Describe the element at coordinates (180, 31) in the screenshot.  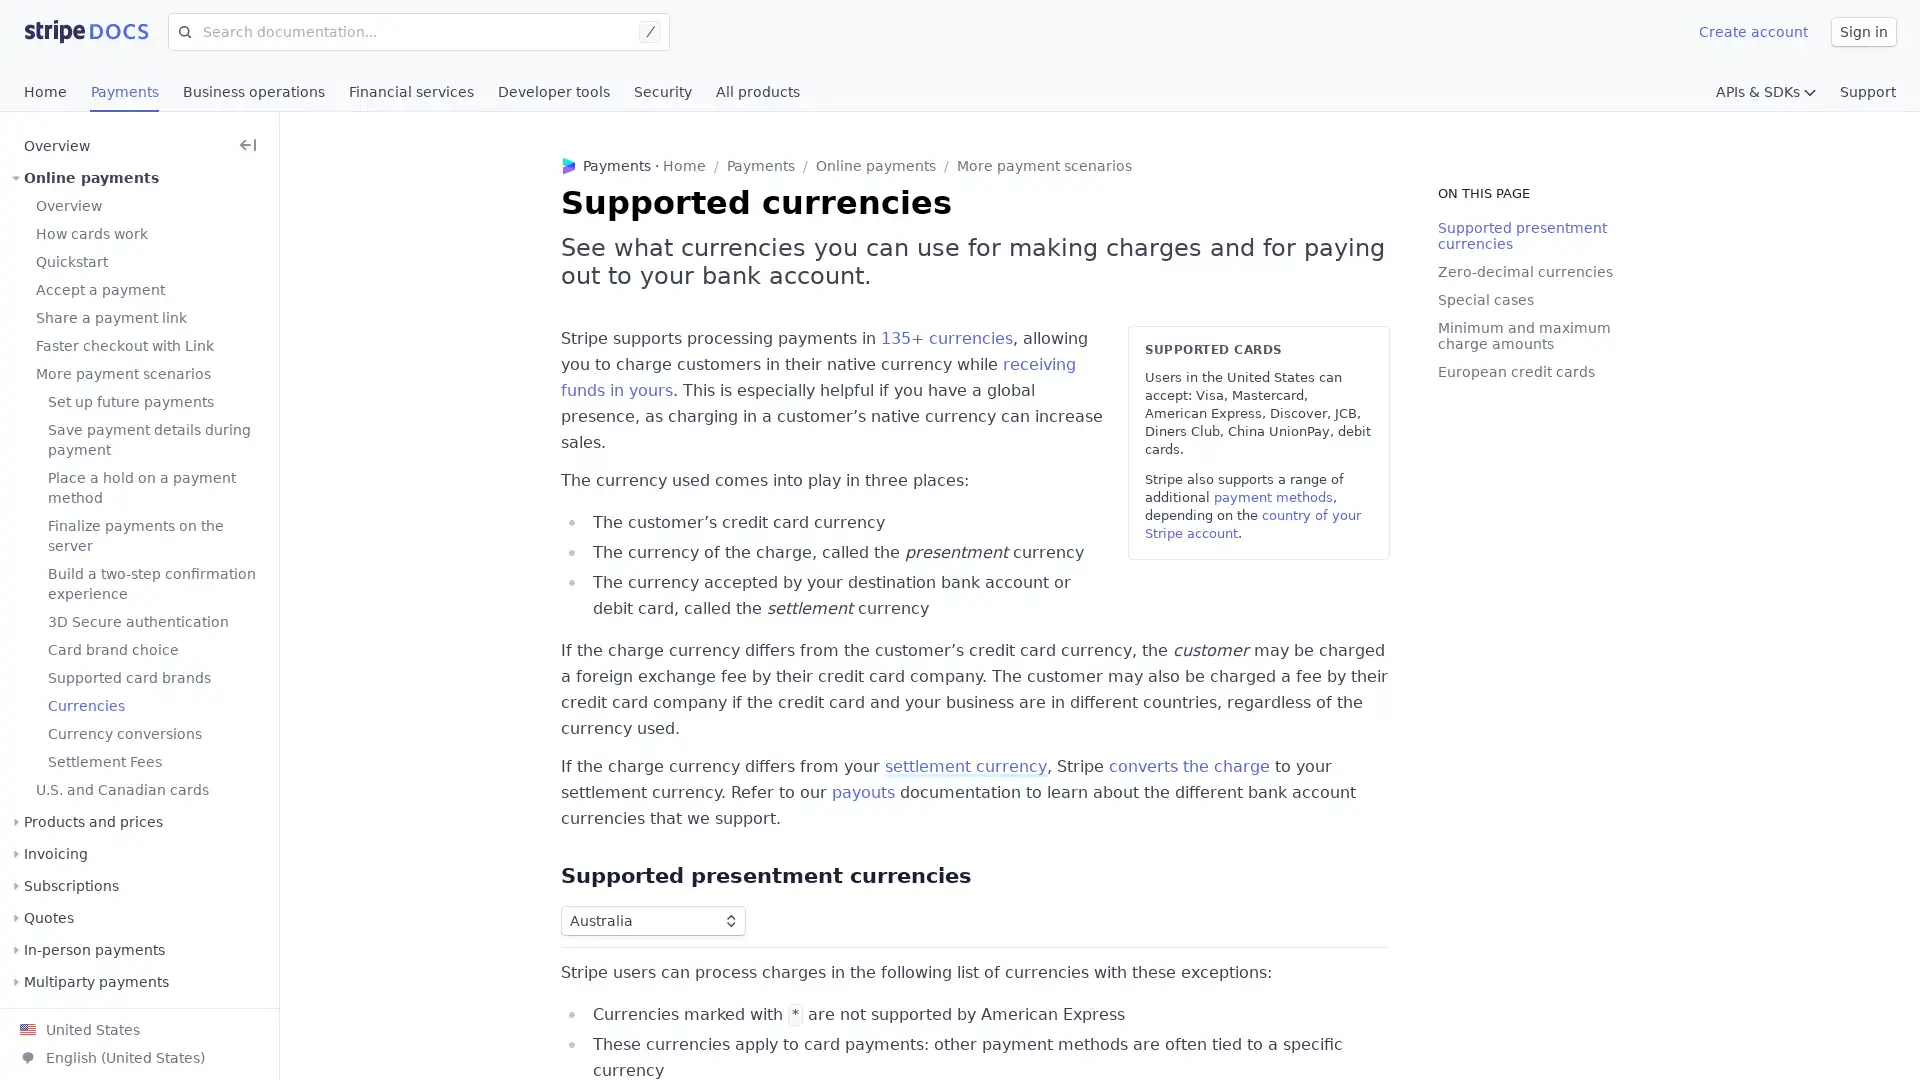
I see `Search for` at that location.